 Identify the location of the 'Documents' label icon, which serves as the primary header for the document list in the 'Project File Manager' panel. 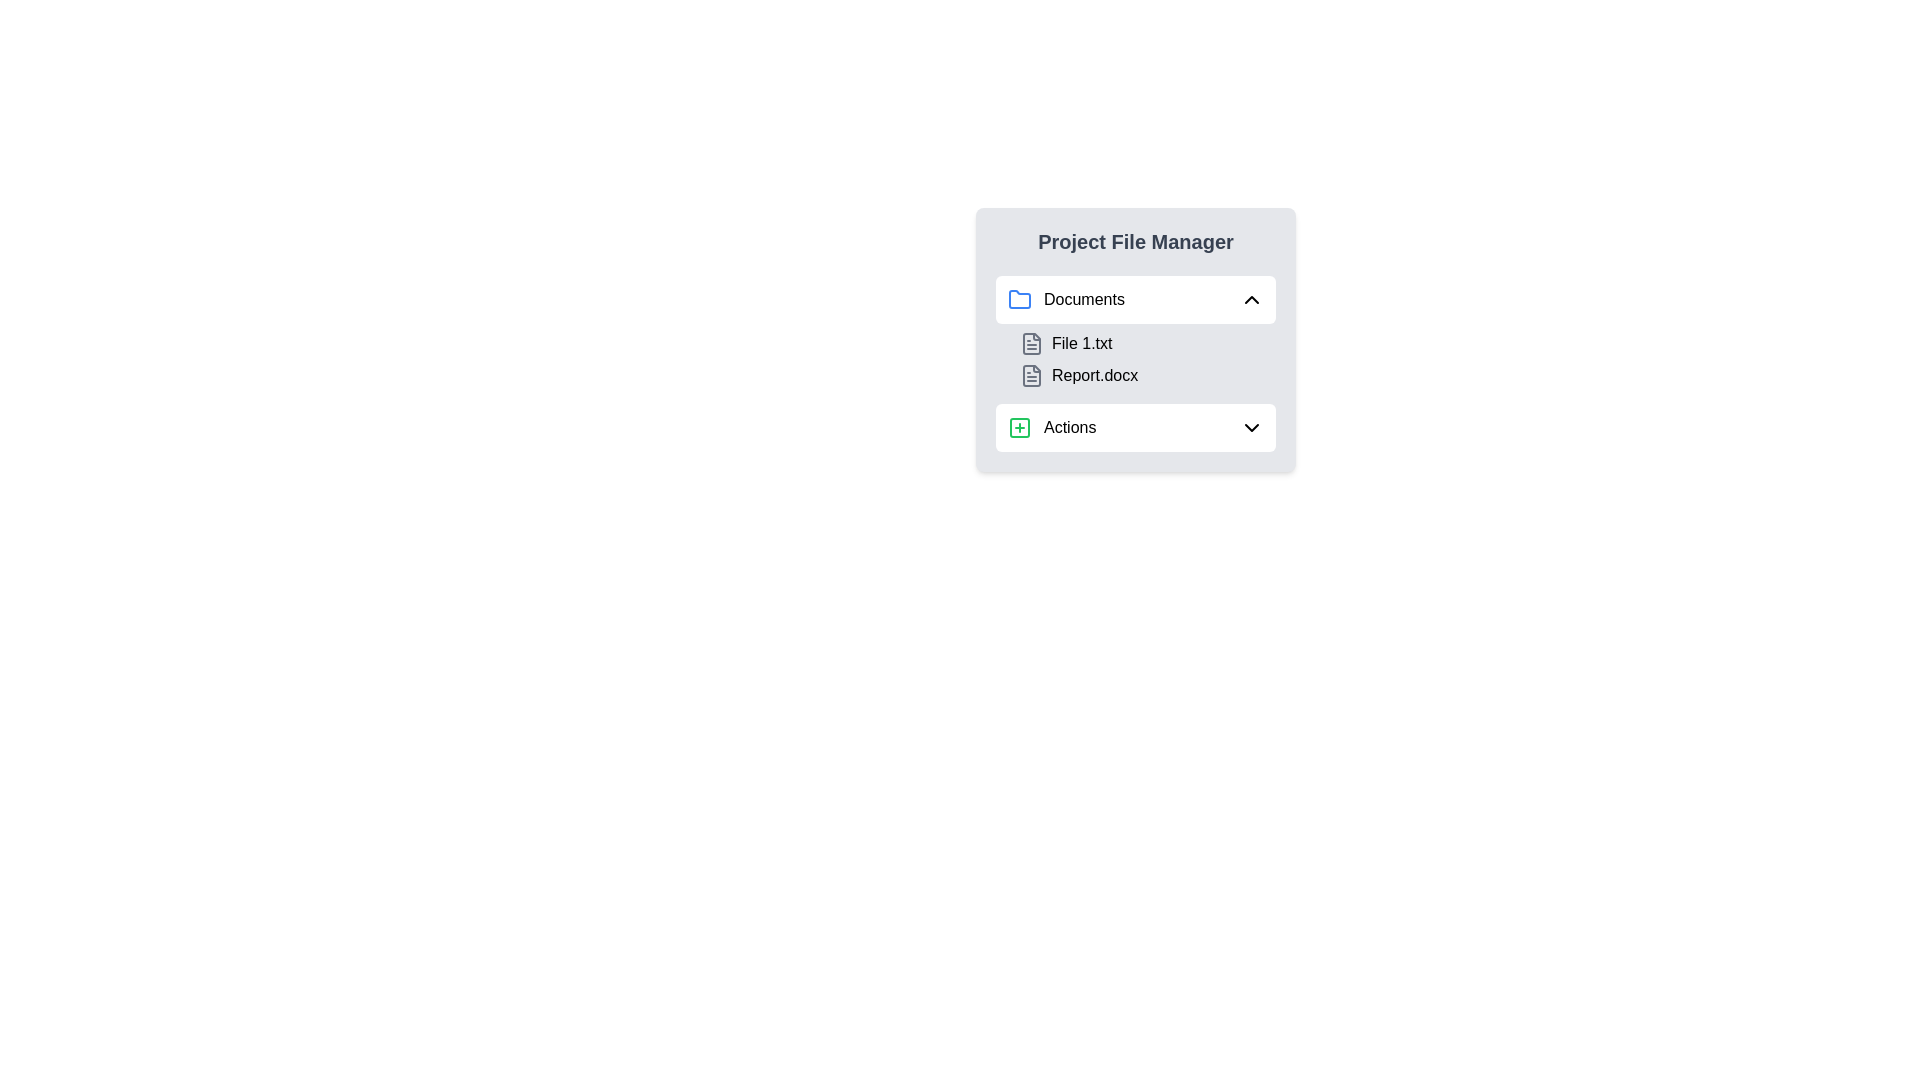
(1065, 300).